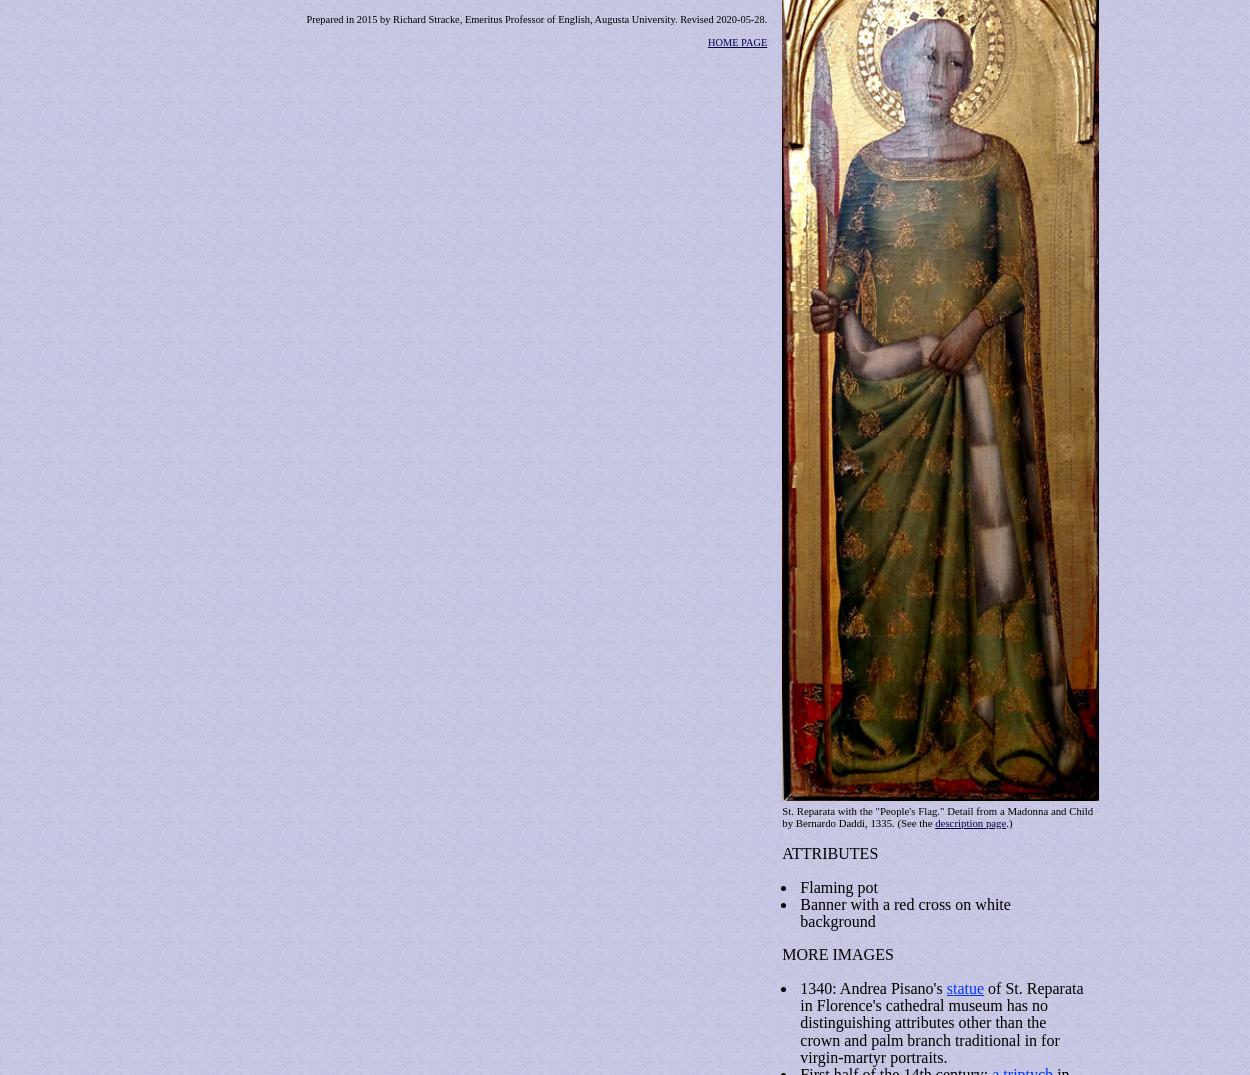 Image resolution: width=1250 pixels, height=1075 pixels. Describe the element at coordinates (940, 1021) in the screenshot. I see `'of St. Reparata in Florence's cathedral museum has no distinguishing attributes other than the crown and palm branch traditional in for virgin-martyr portraits.'` at that location.